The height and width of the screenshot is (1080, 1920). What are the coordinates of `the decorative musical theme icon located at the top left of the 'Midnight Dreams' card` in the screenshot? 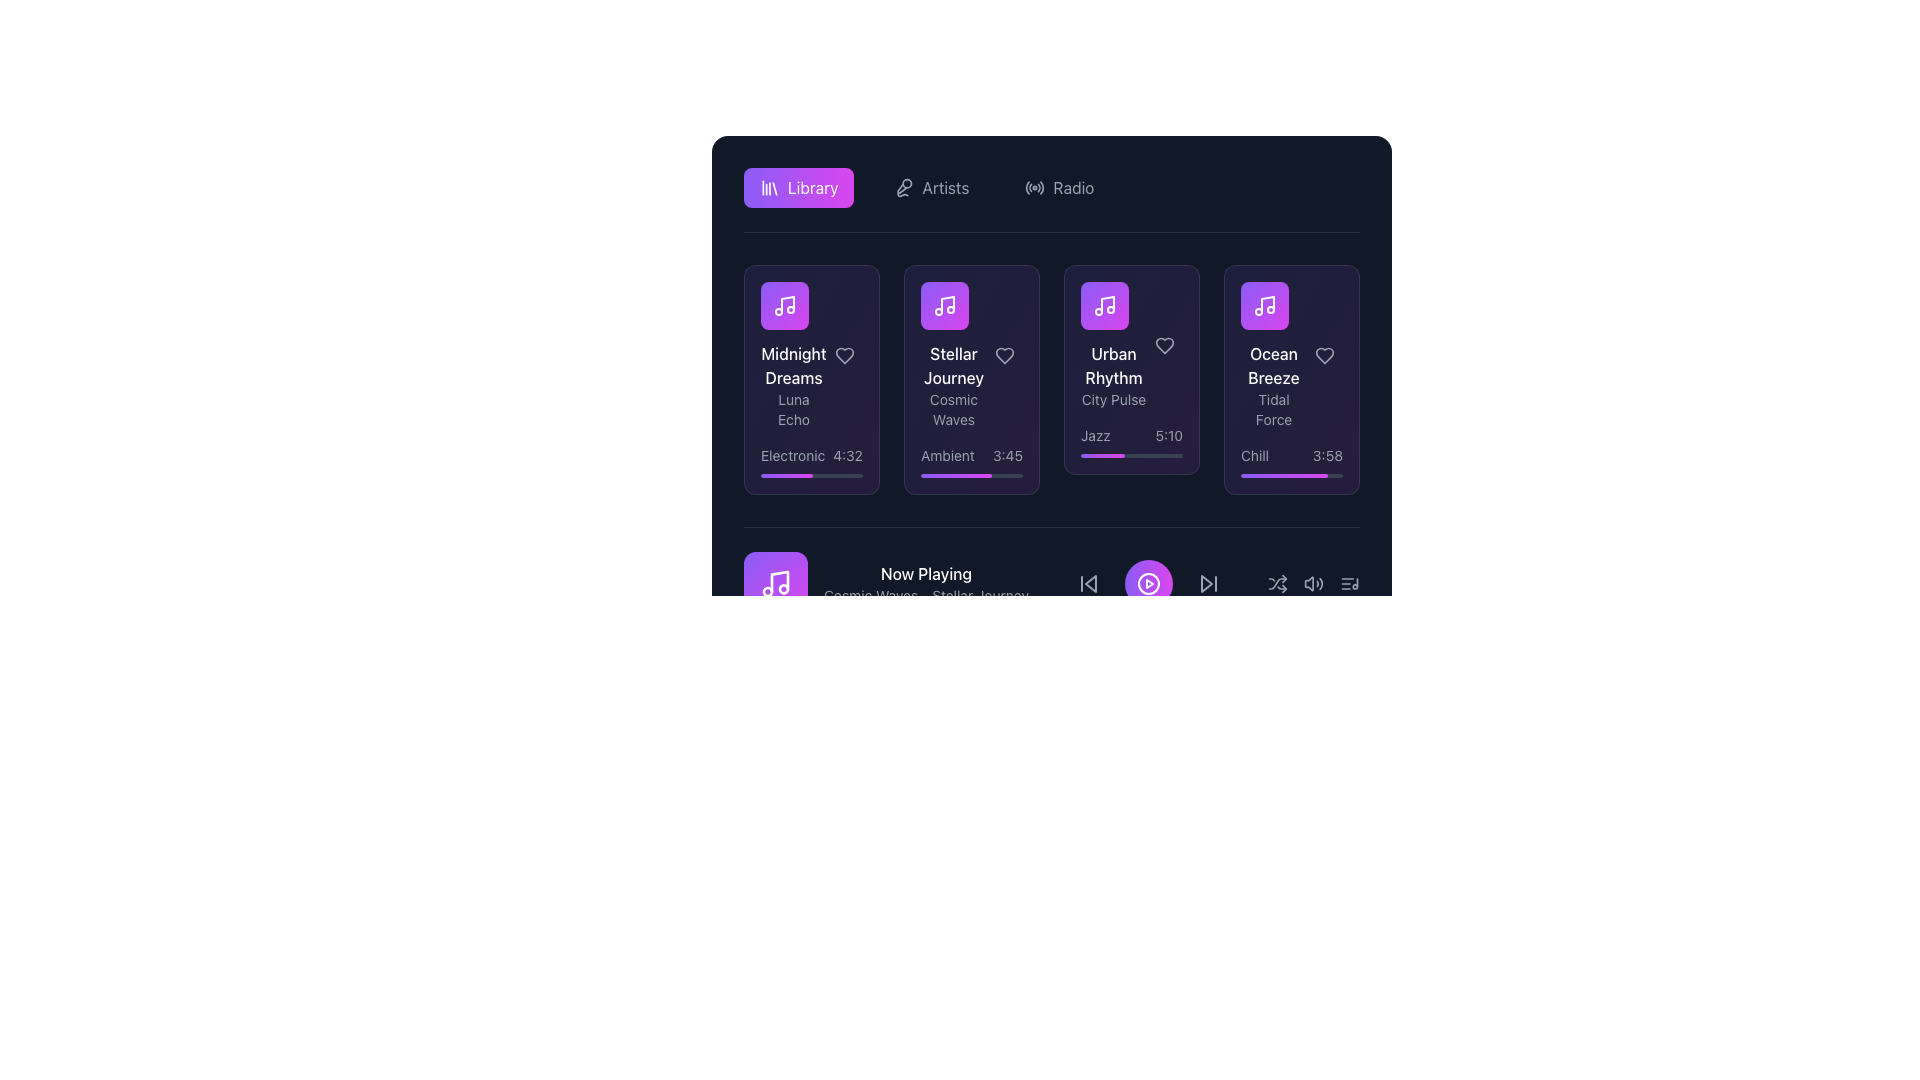 It's located at (786, 304).